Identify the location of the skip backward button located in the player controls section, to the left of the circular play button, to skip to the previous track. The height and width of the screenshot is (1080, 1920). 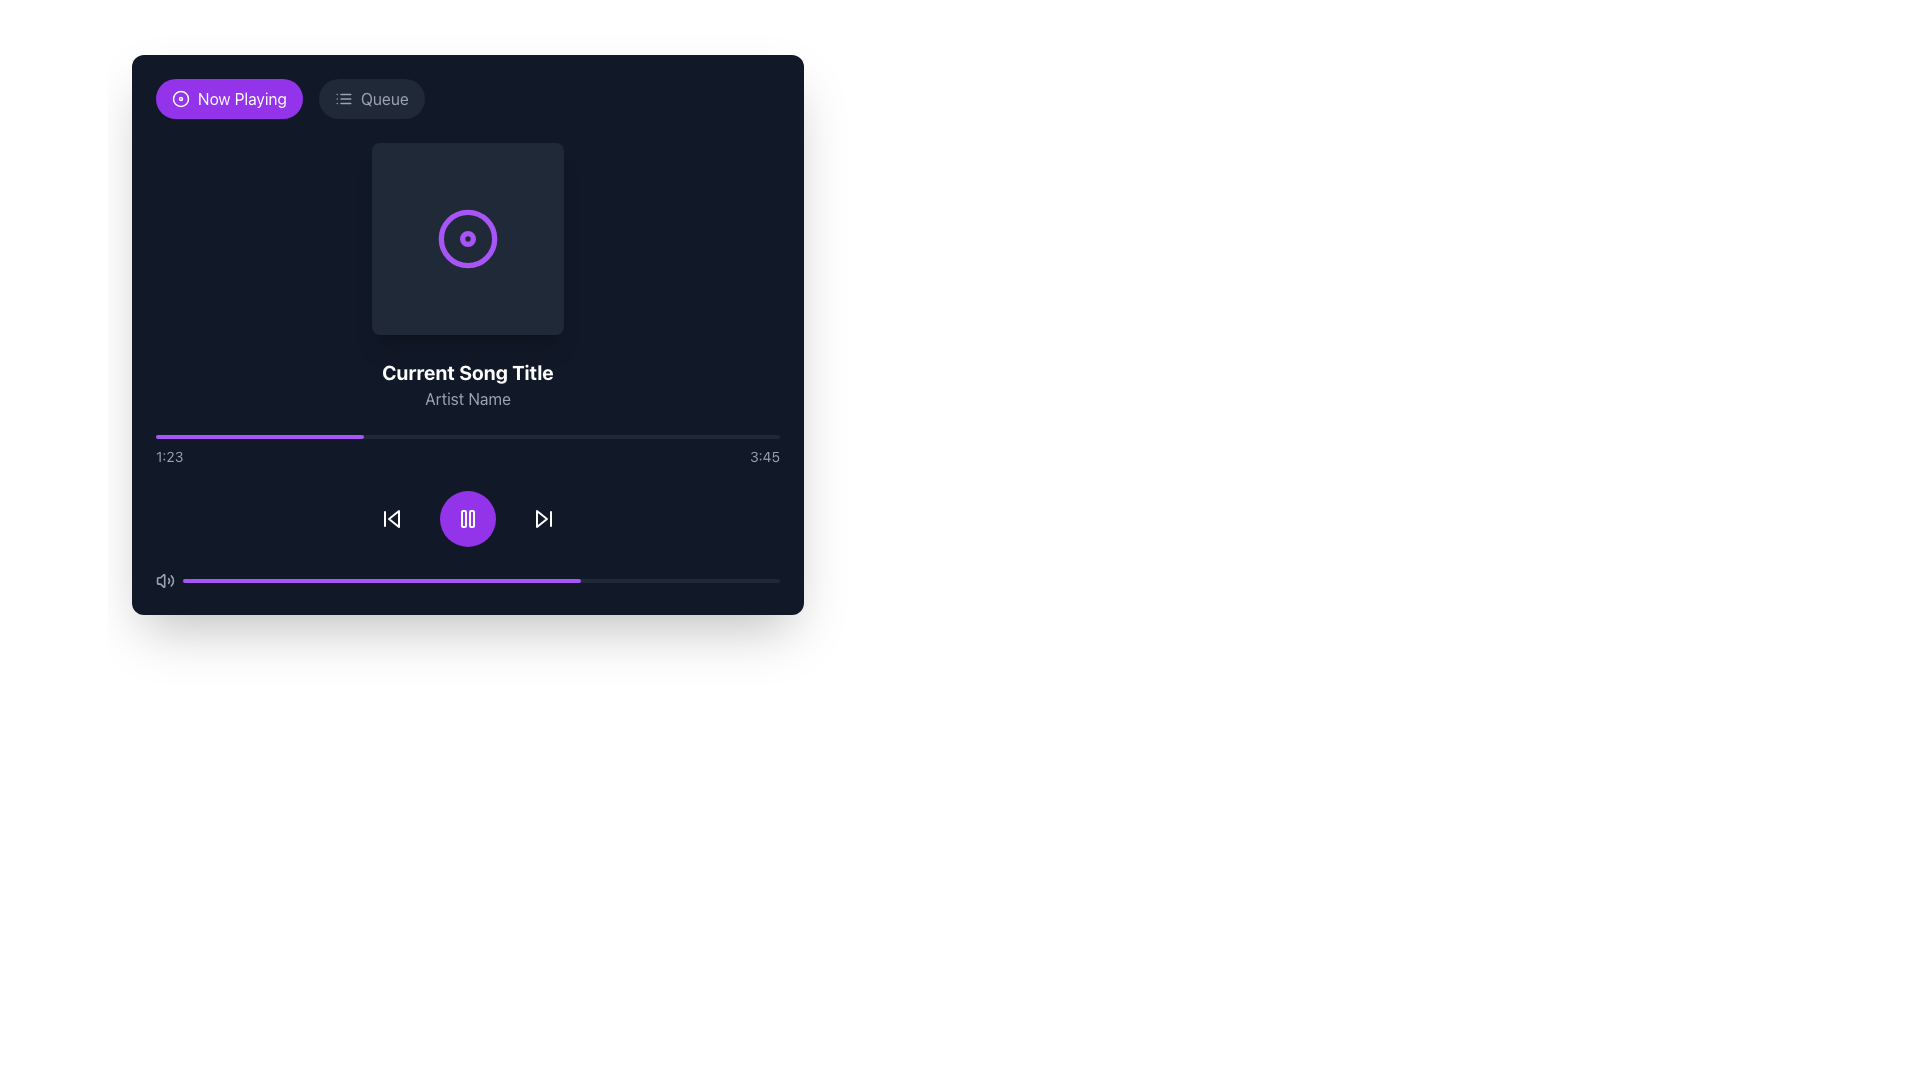
(392, 518).